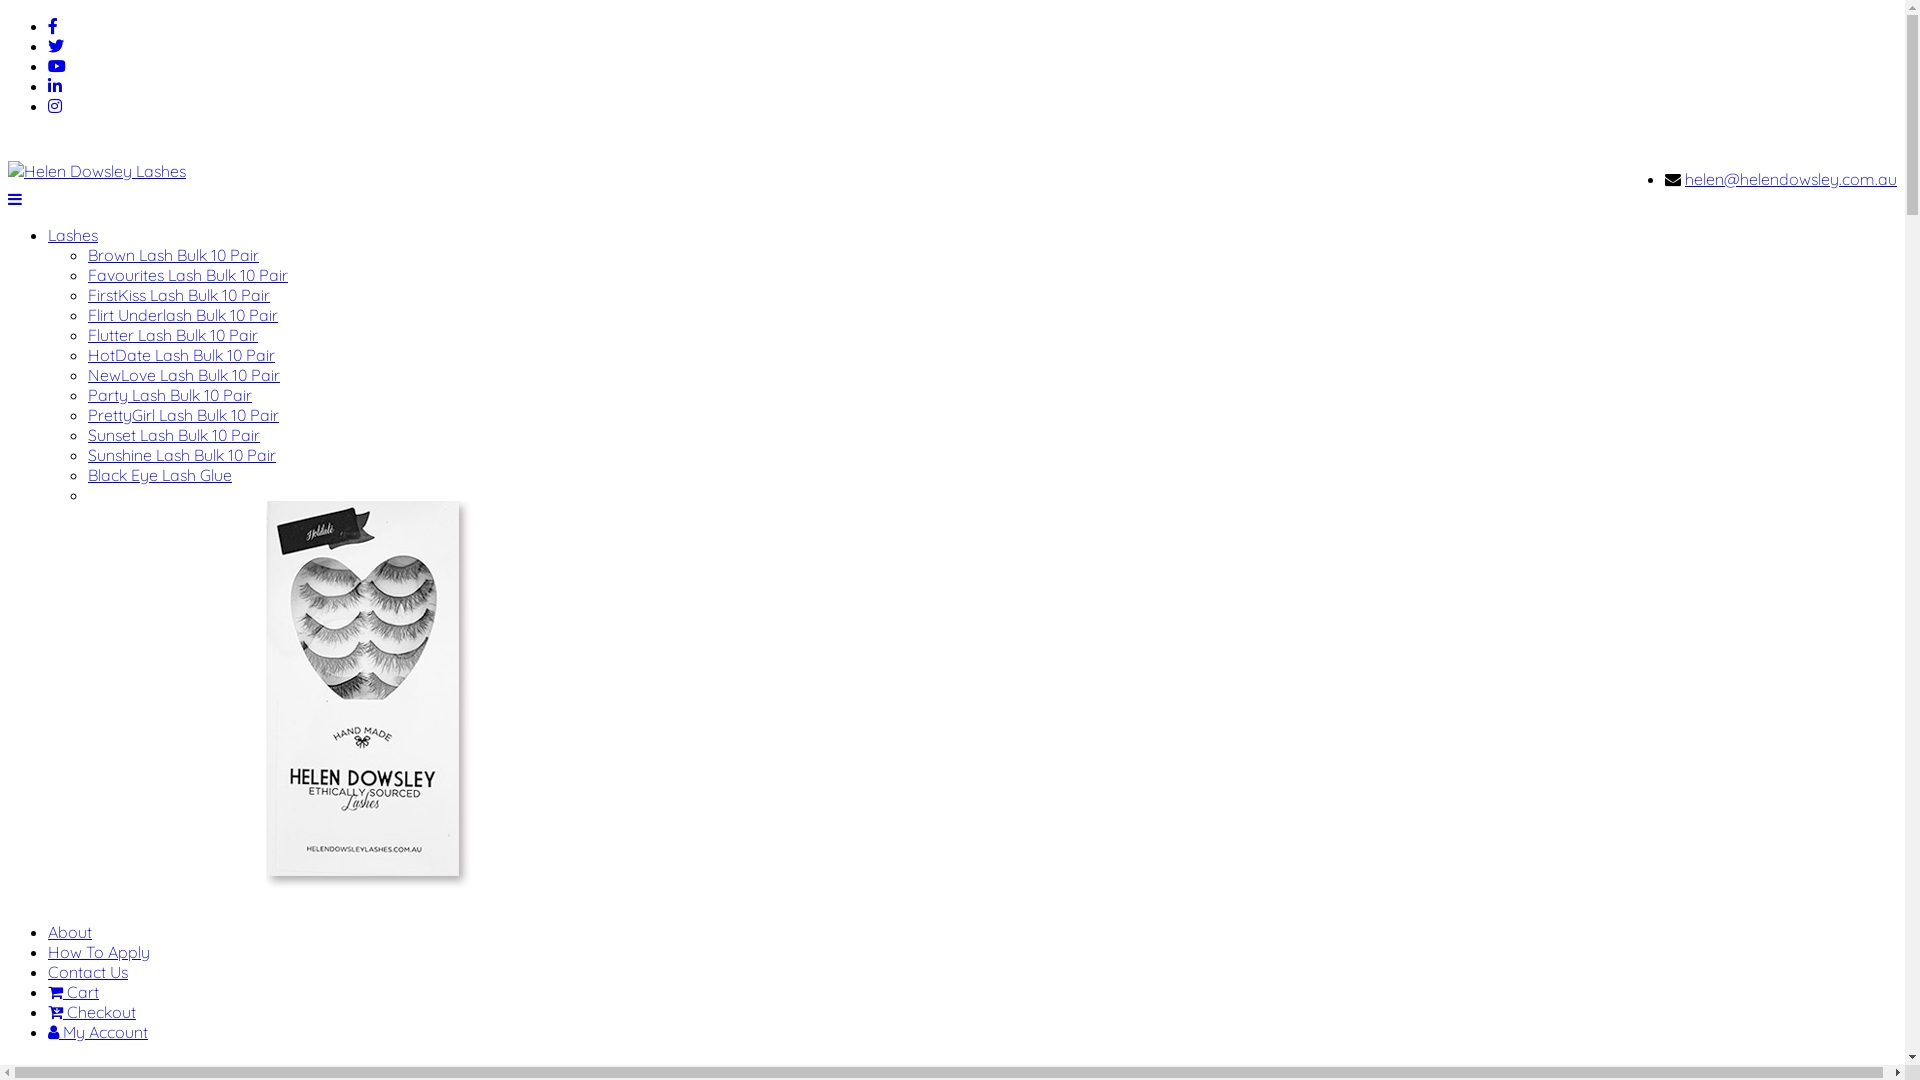  What do you see at coordinates (70, 932) in the screenshot?
I see `'About'` at bounding box center [70, 932].